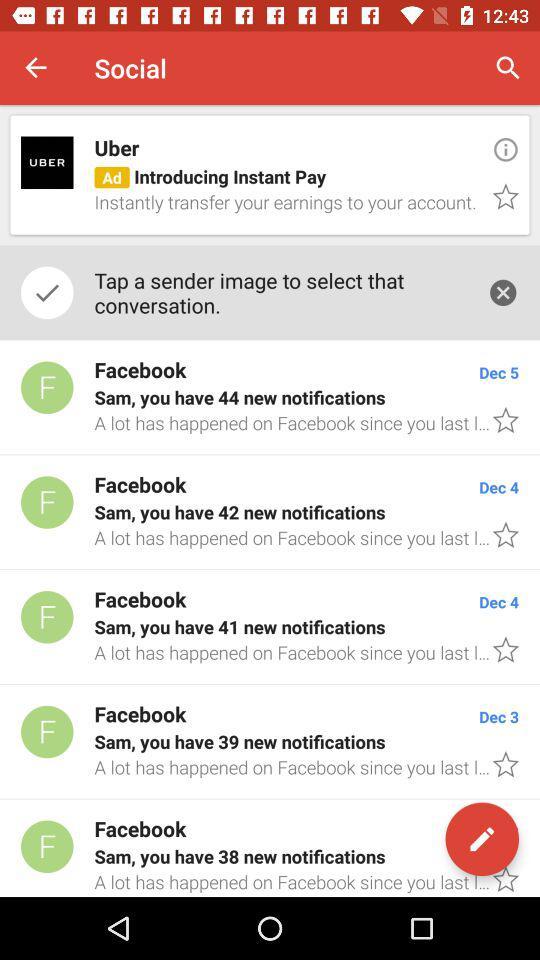  I want to click on icon below the tap a sender, so click(270, 396).